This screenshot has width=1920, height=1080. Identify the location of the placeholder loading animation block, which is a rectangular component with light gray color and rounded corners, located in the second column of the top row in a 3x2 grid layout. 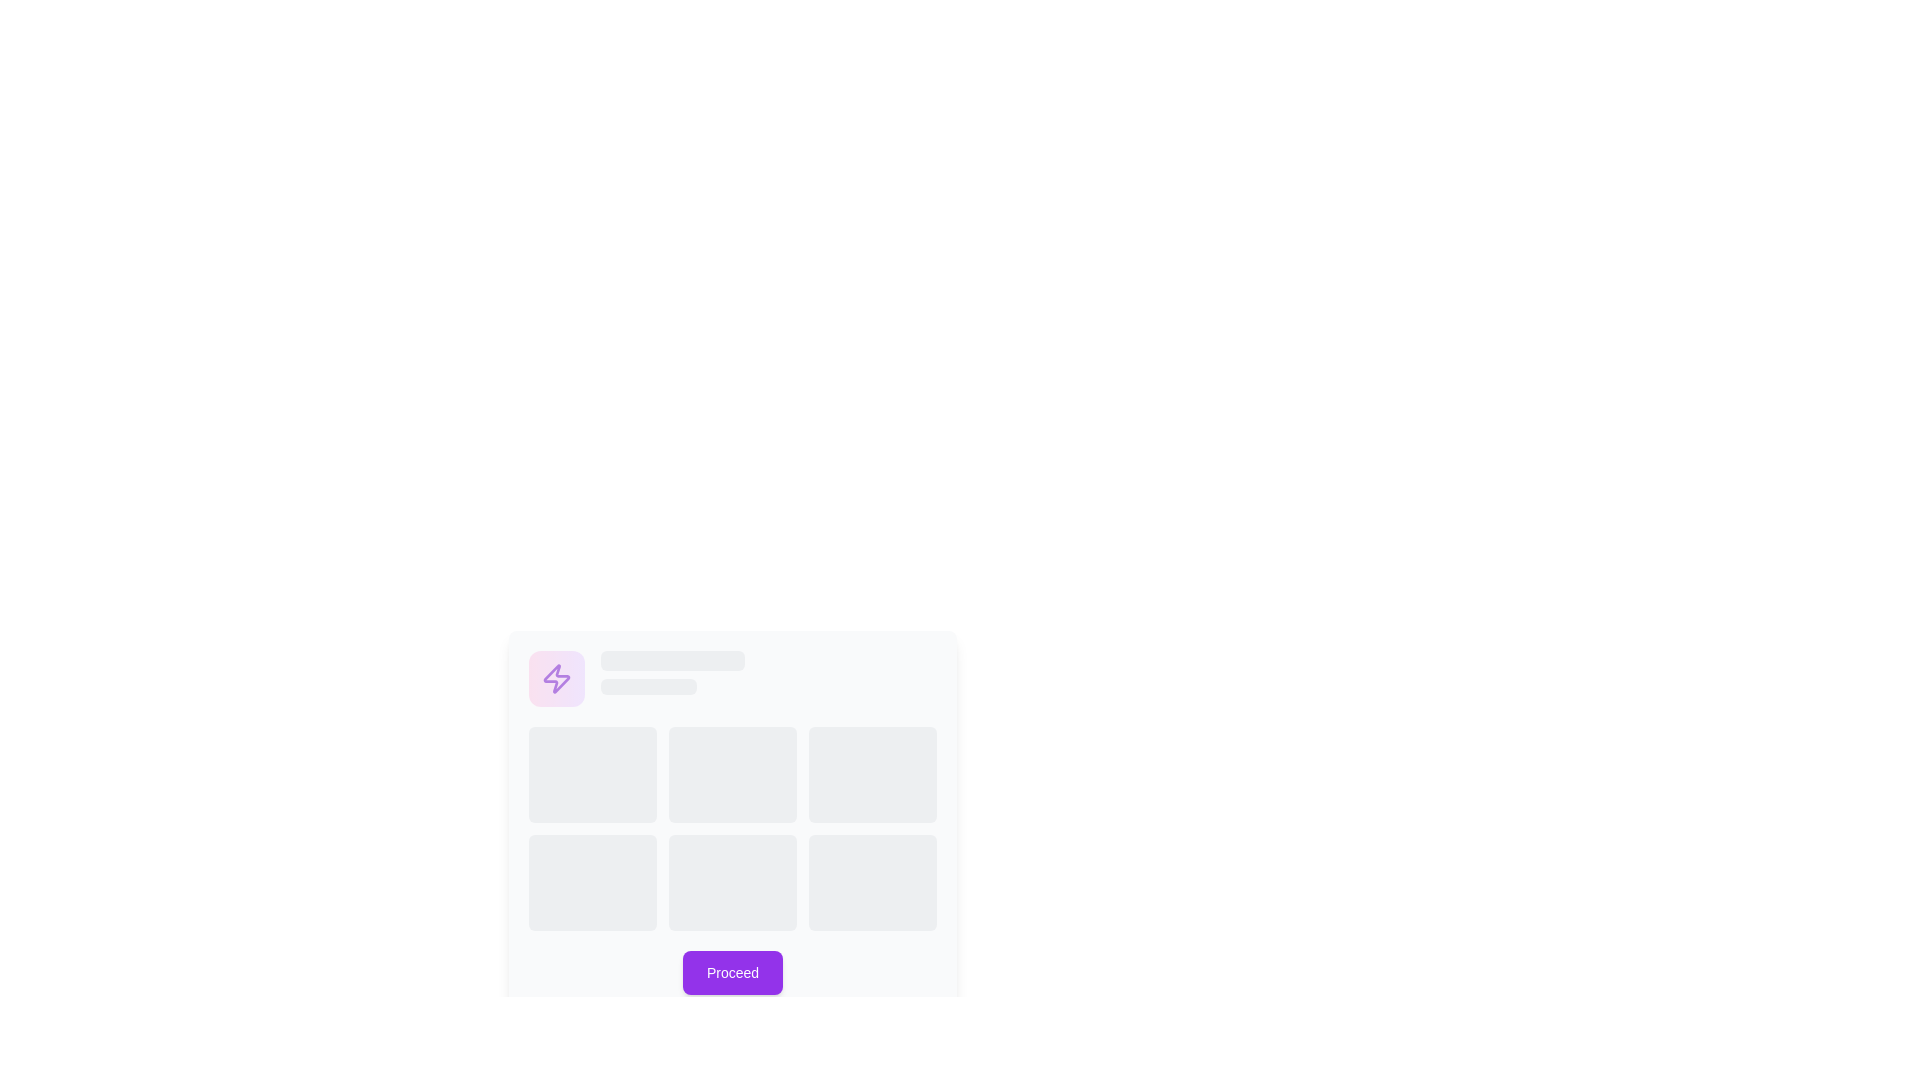
(732, 774).